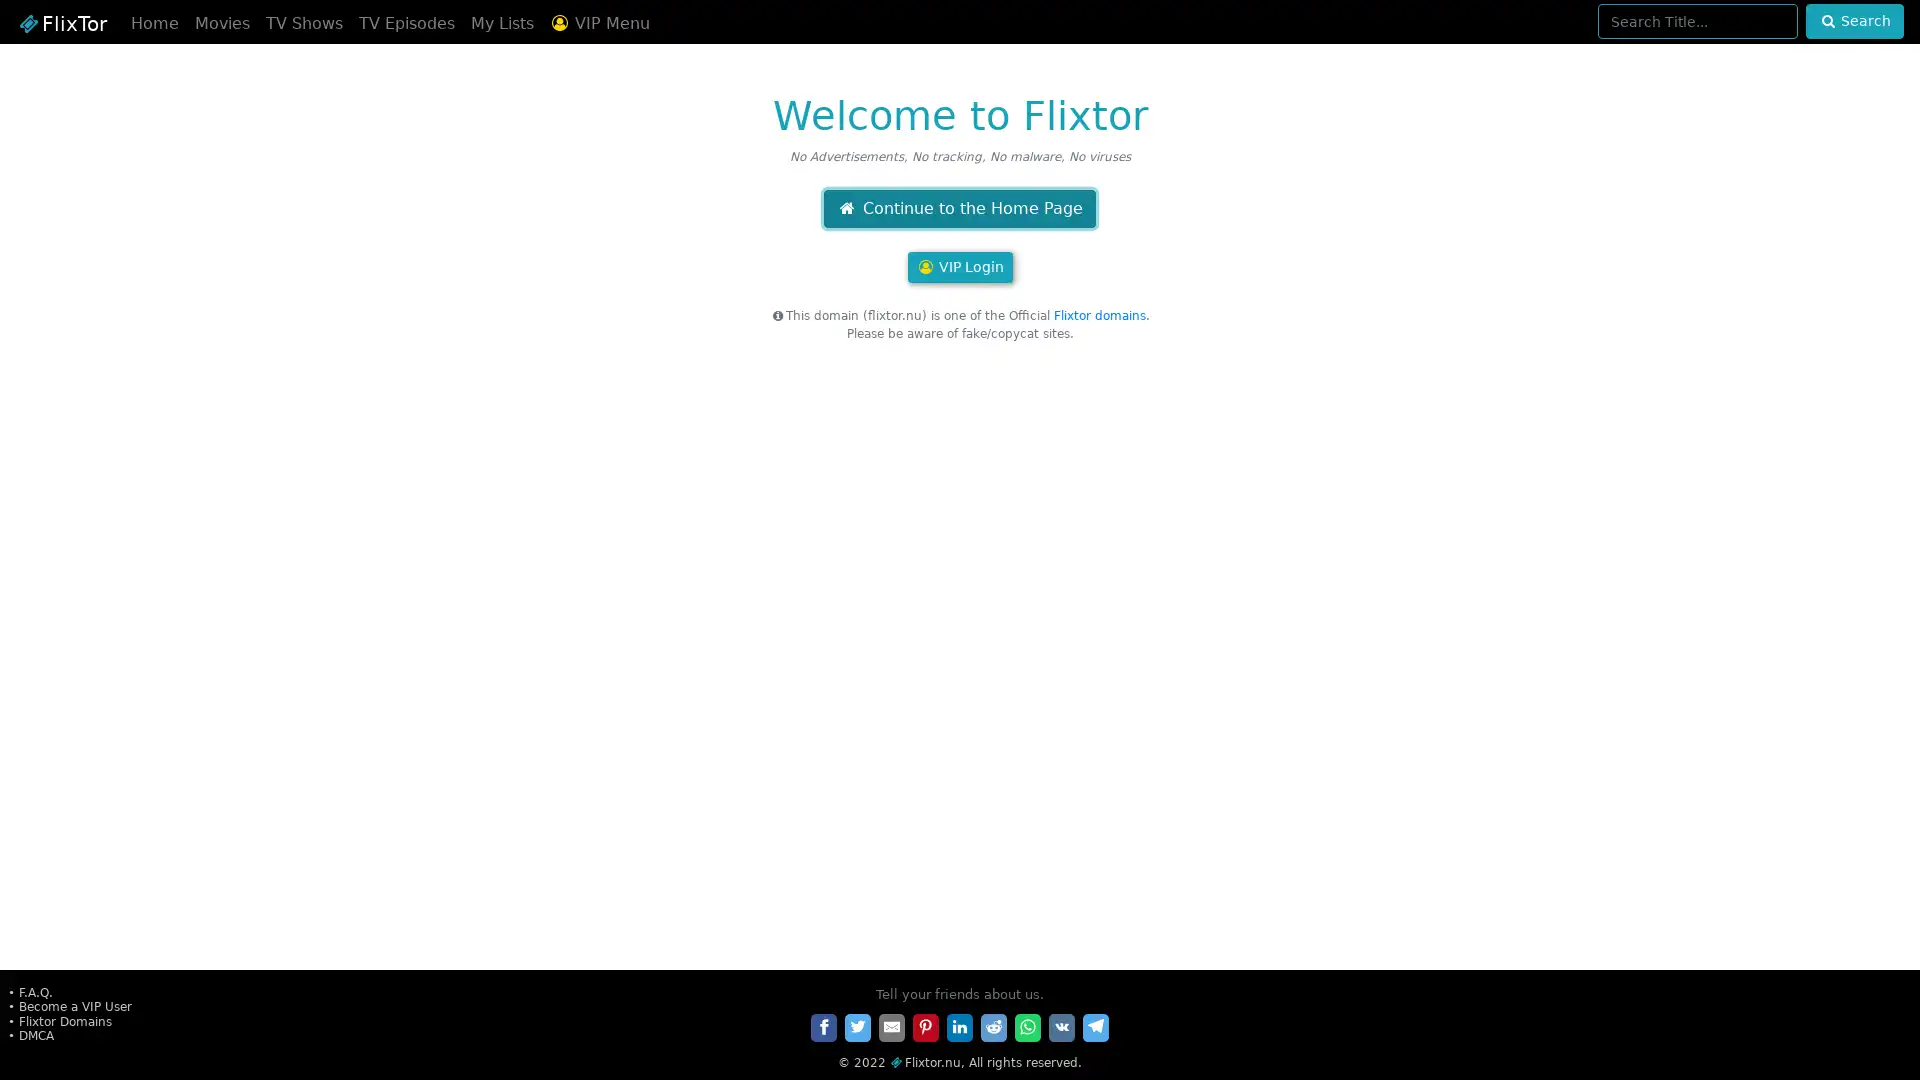 The height and width of the screenshot is (1080, 1920). I want to click on Continue to the Home Page, so click(958, 208).